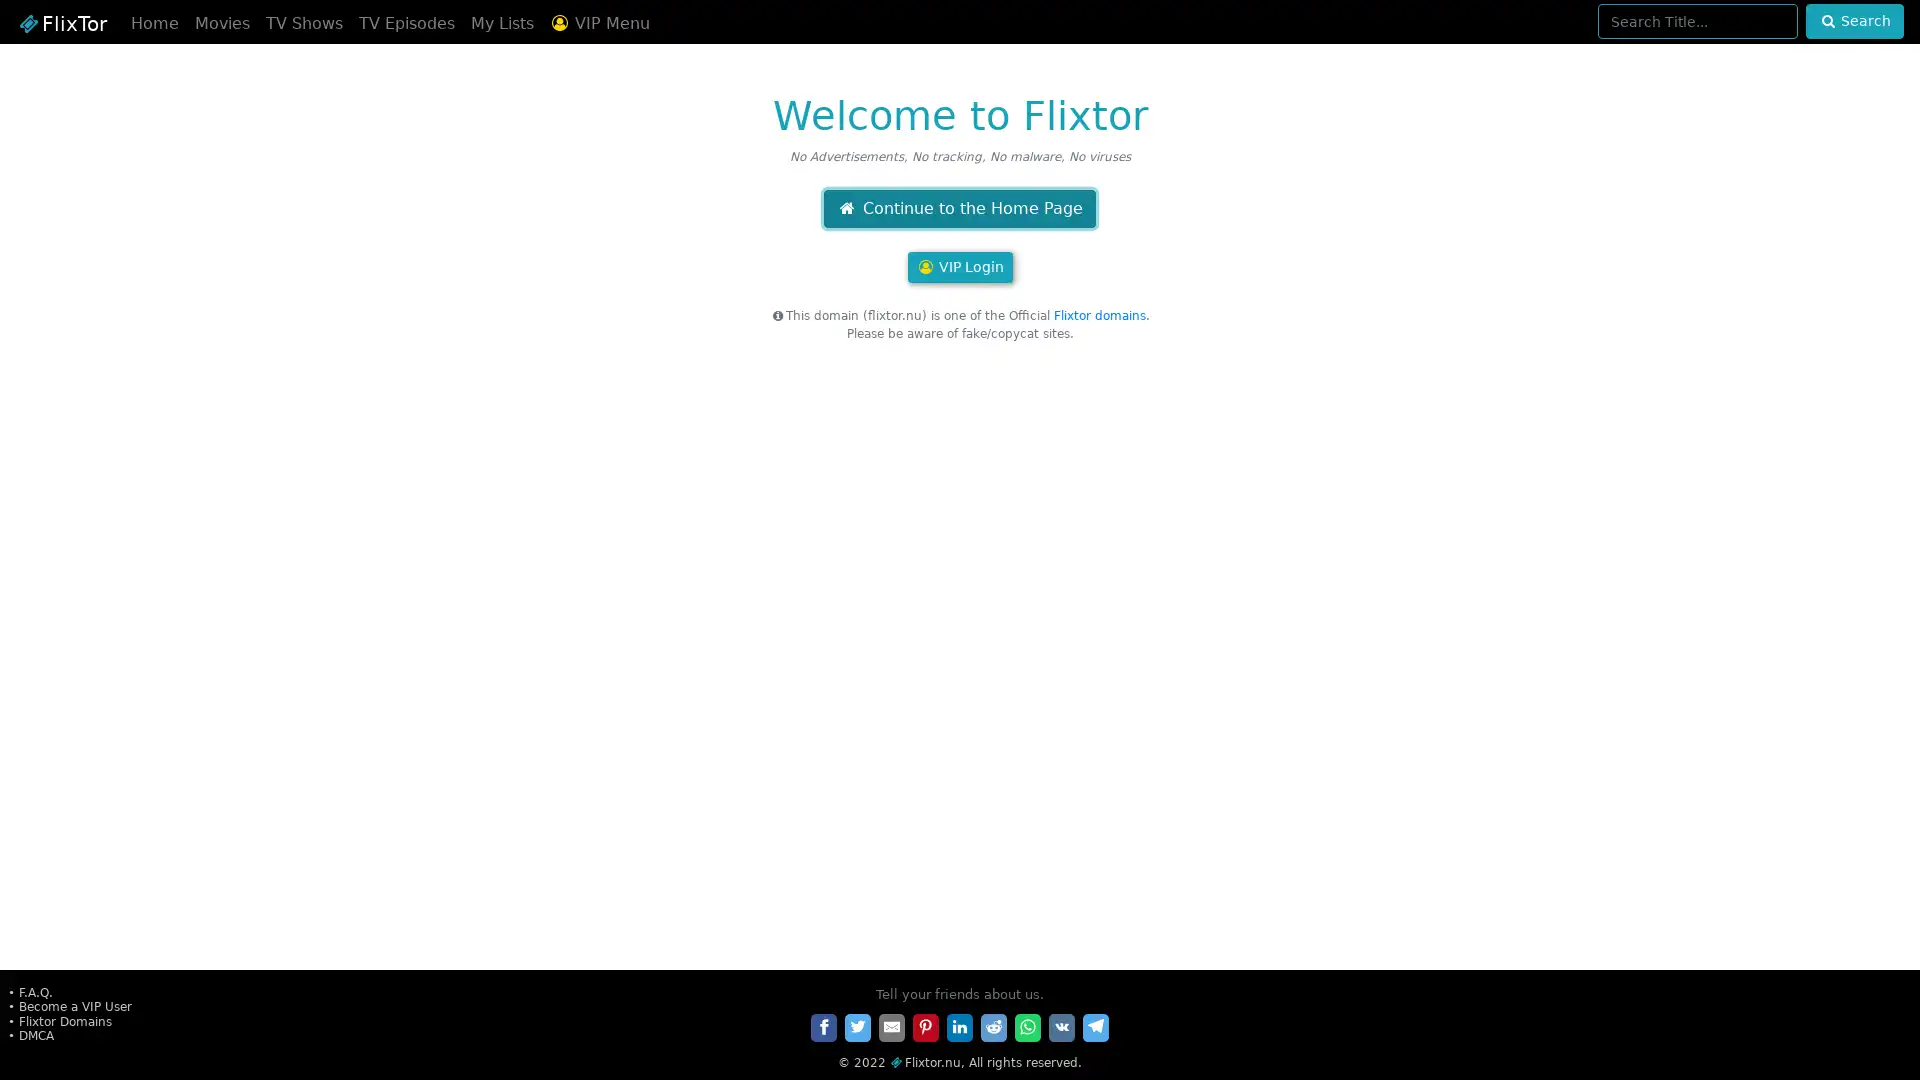 The height and width of the screenshot is (1080, 1920). I want to click on Continue to the Home Page, so click(958, 208).